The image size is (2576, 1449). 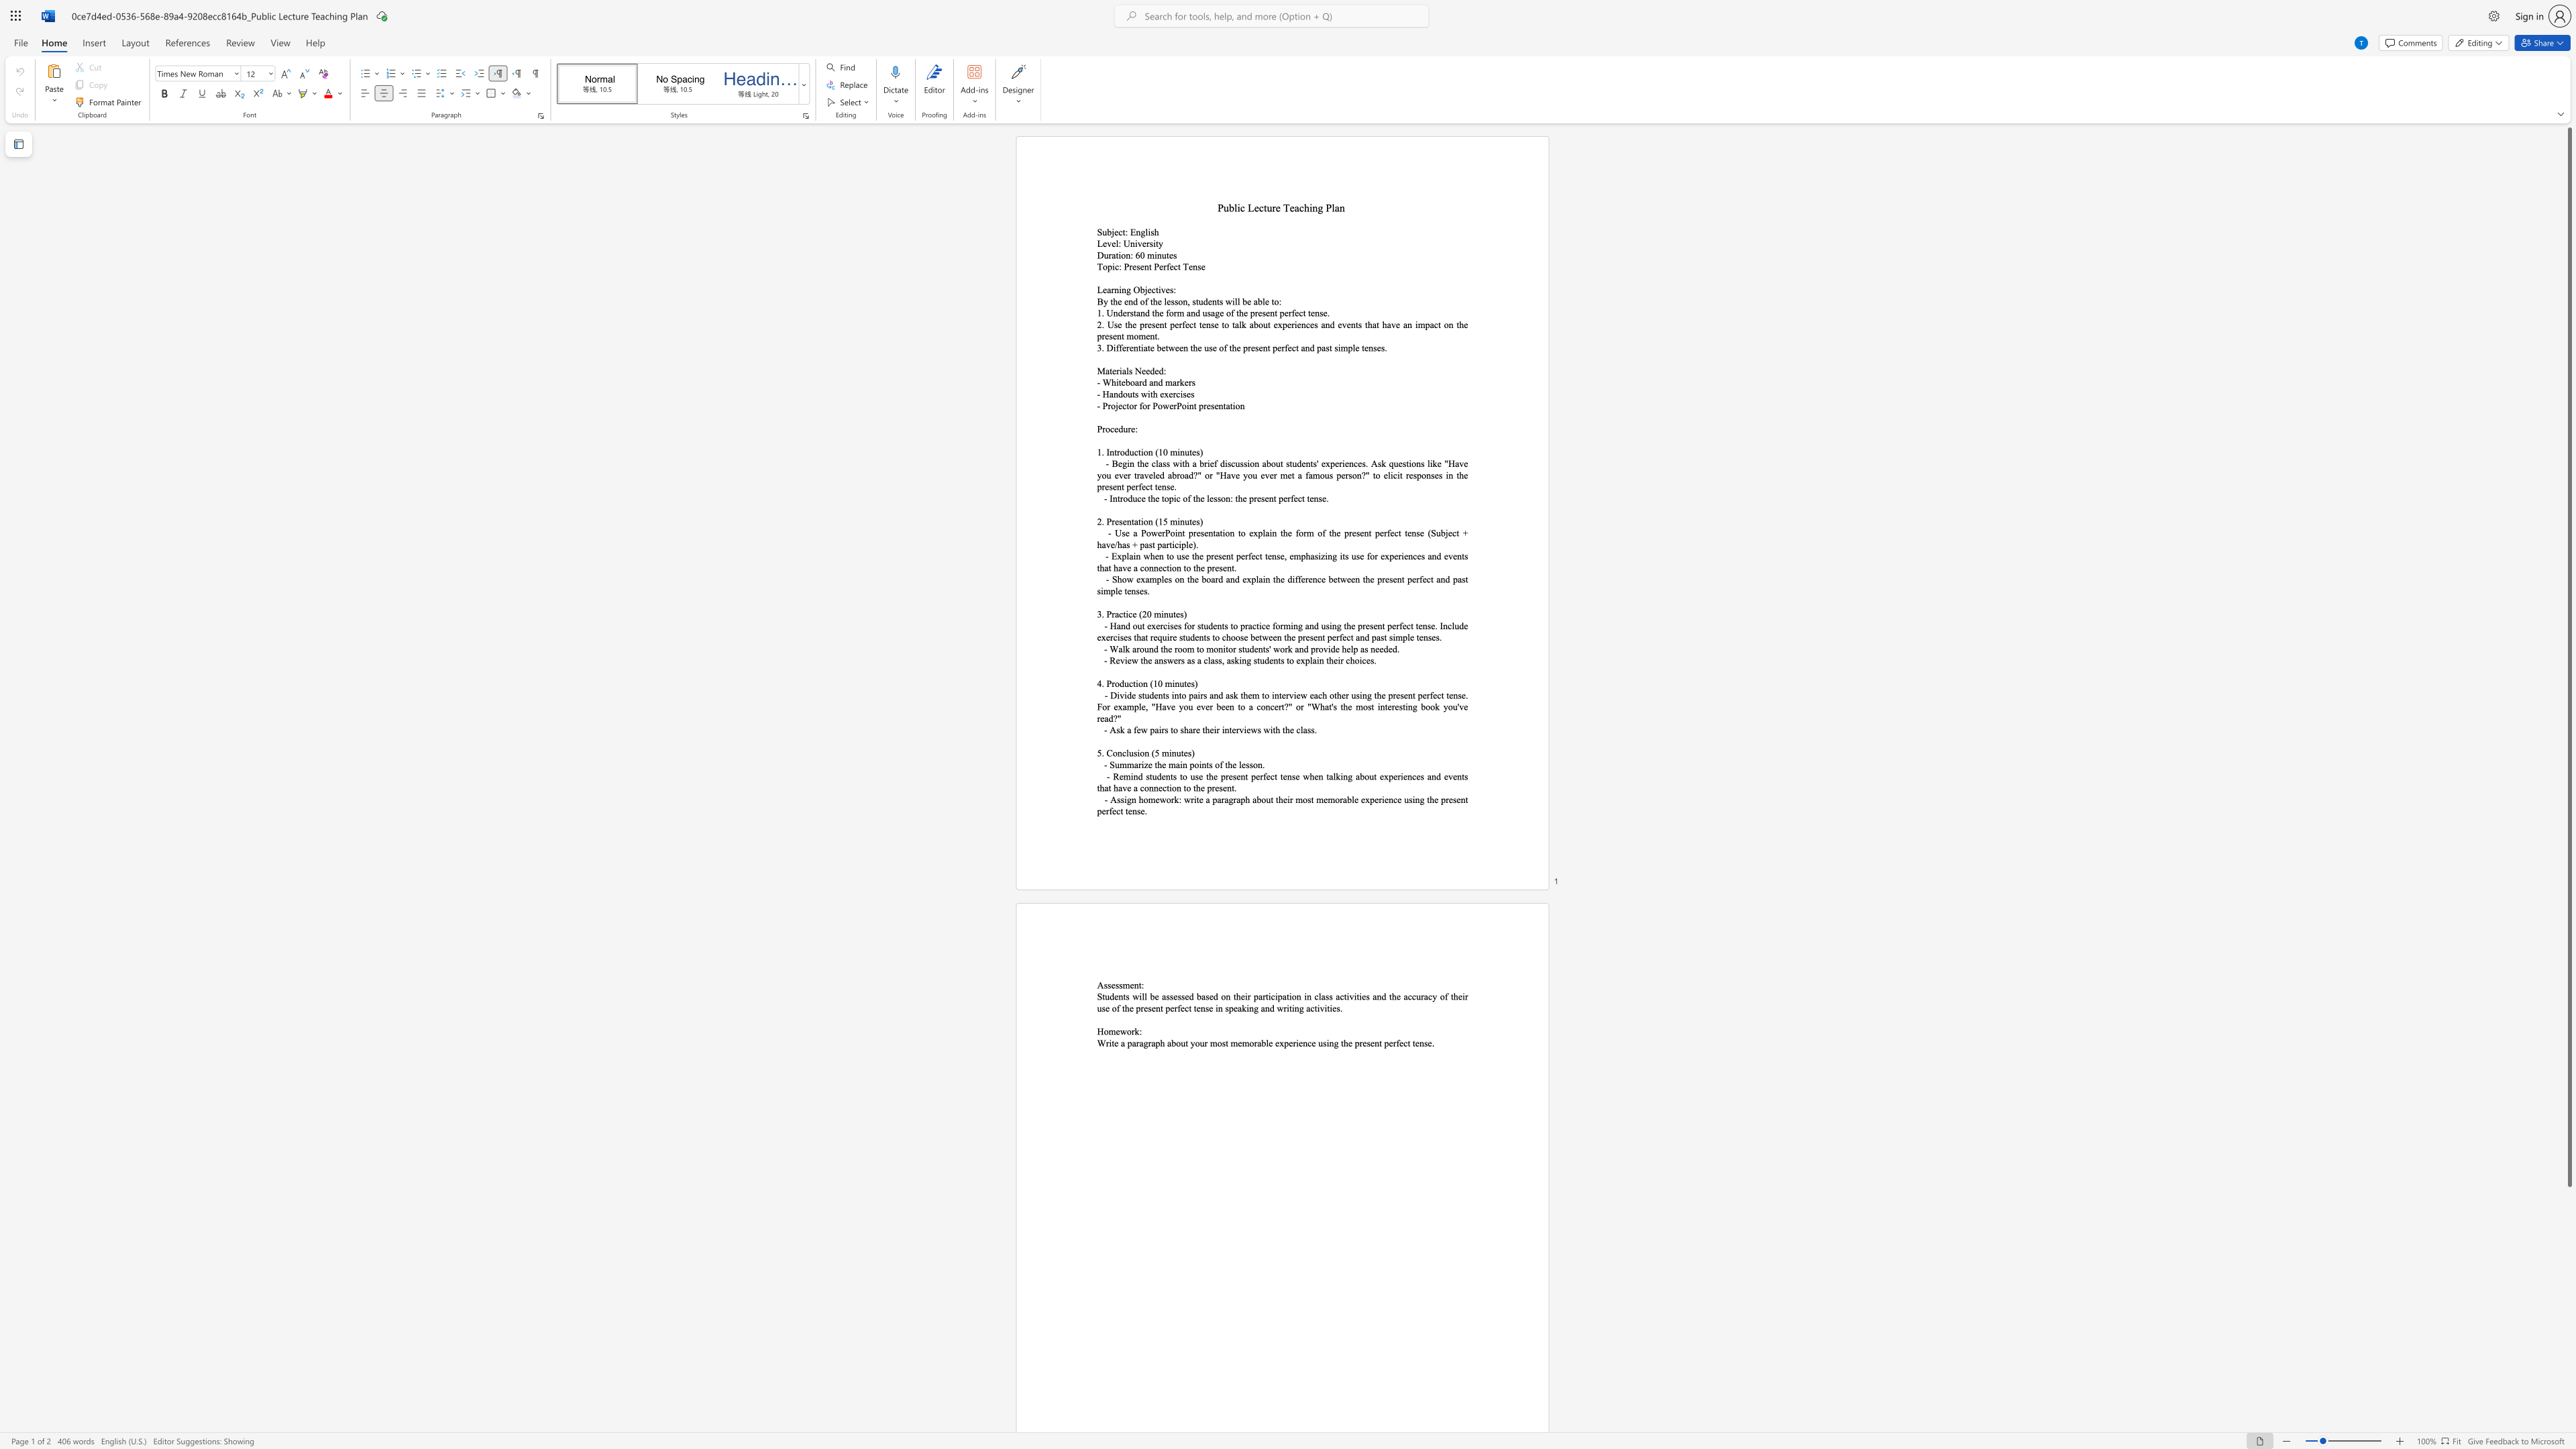 What do you see at coordinates (1196, 648) in the screenshot?
I see `the subset text "to" within the text "- Walk around the room to"` at bounding box center [1196, 648].